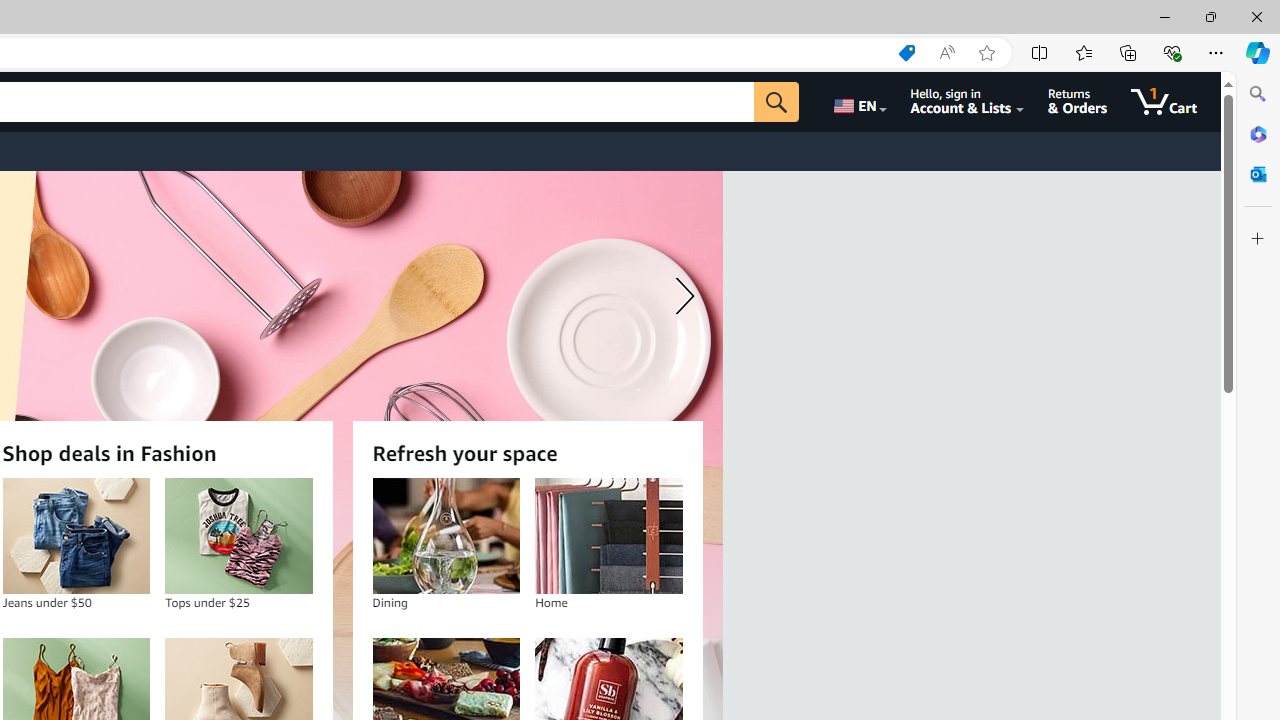 This screenshot has width=1280, height=720. Describe the element at coordinates (858, 101) in the screenshot. I see `'Choose a language for shopping.'` at that location.